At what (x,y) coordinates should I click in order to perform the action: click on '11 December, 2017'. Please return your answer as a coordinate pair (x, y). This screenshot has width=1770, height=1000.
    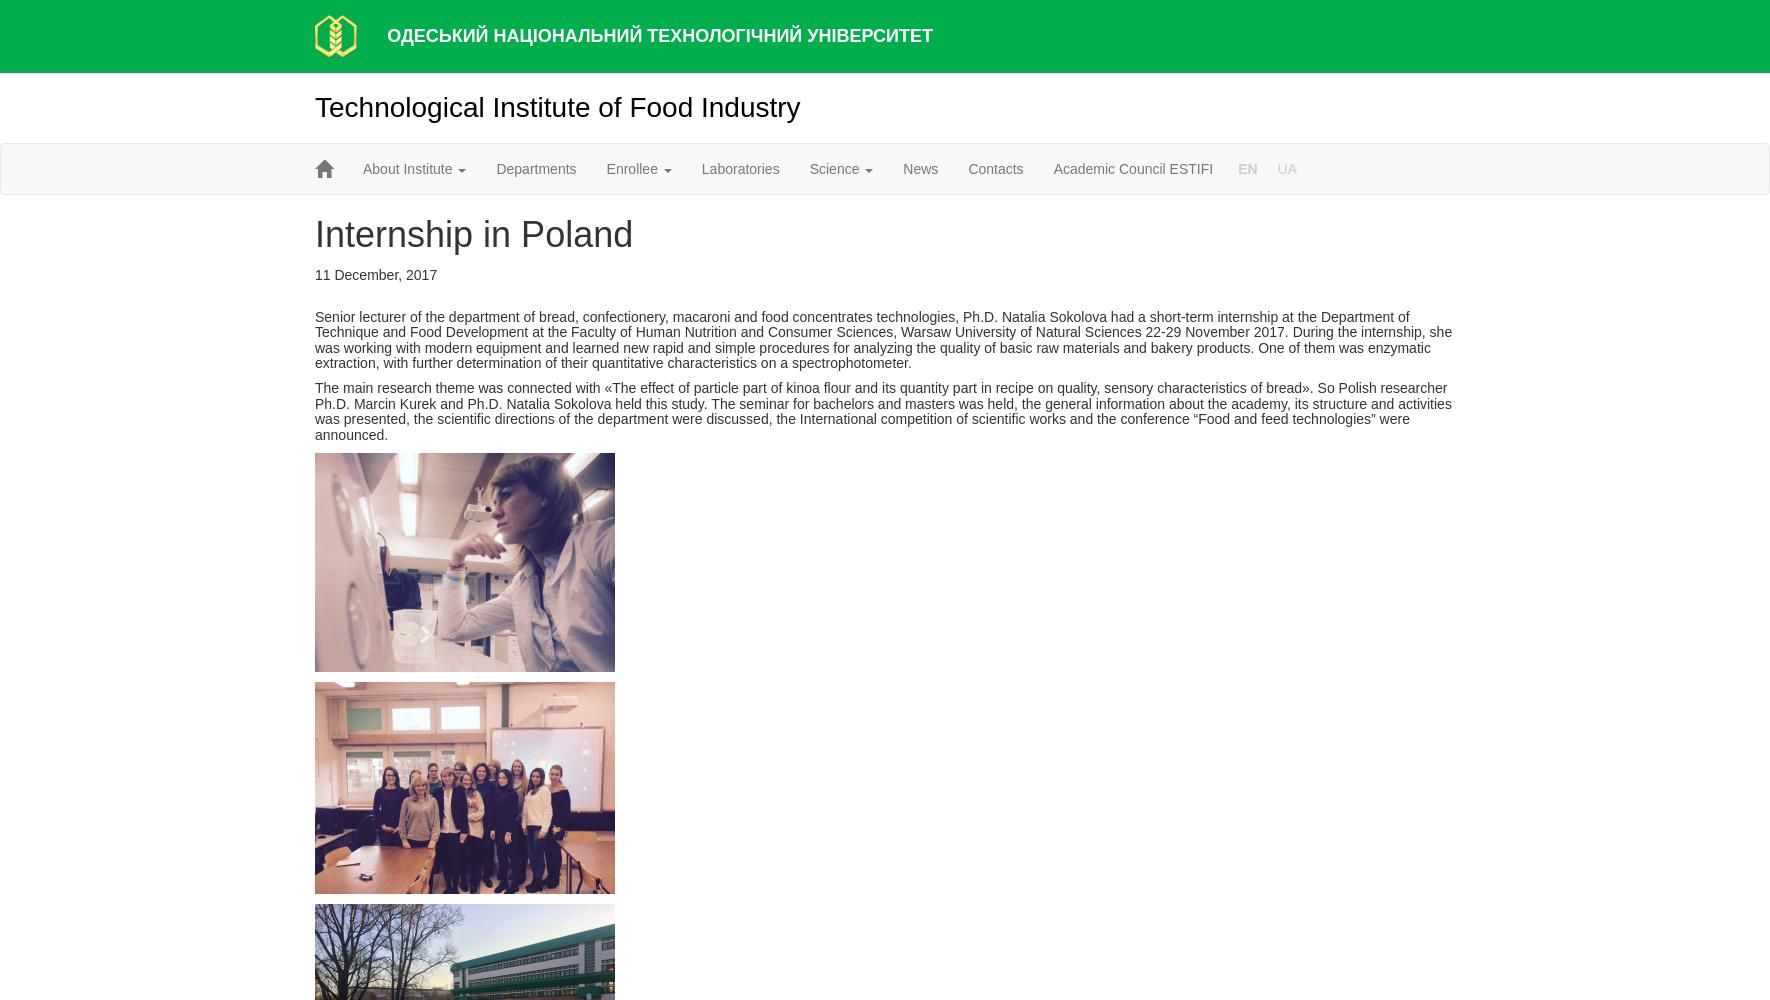
    Looking at the image, I should click on (314, 274).